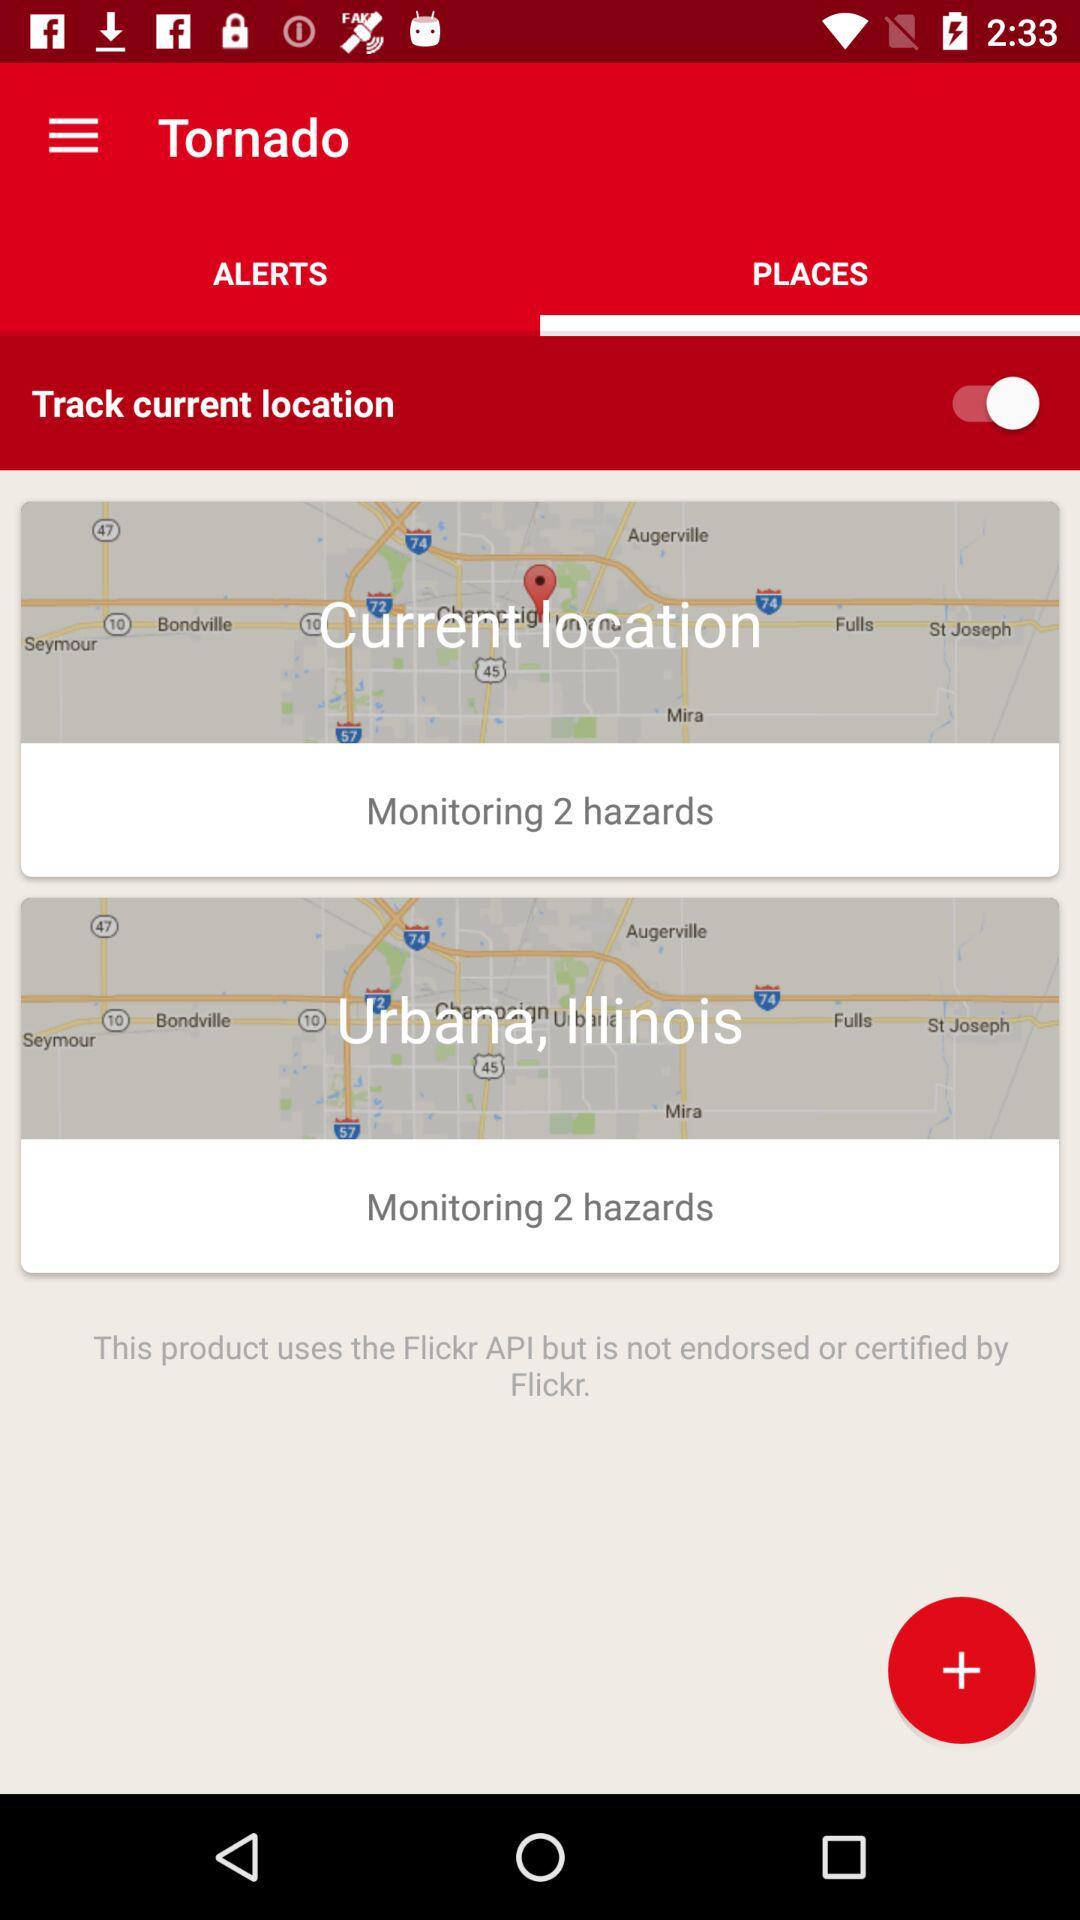  Describe the element at coordinates (810, 272) in the screenshot. I see `icon to the right of alerts icon` at that location.